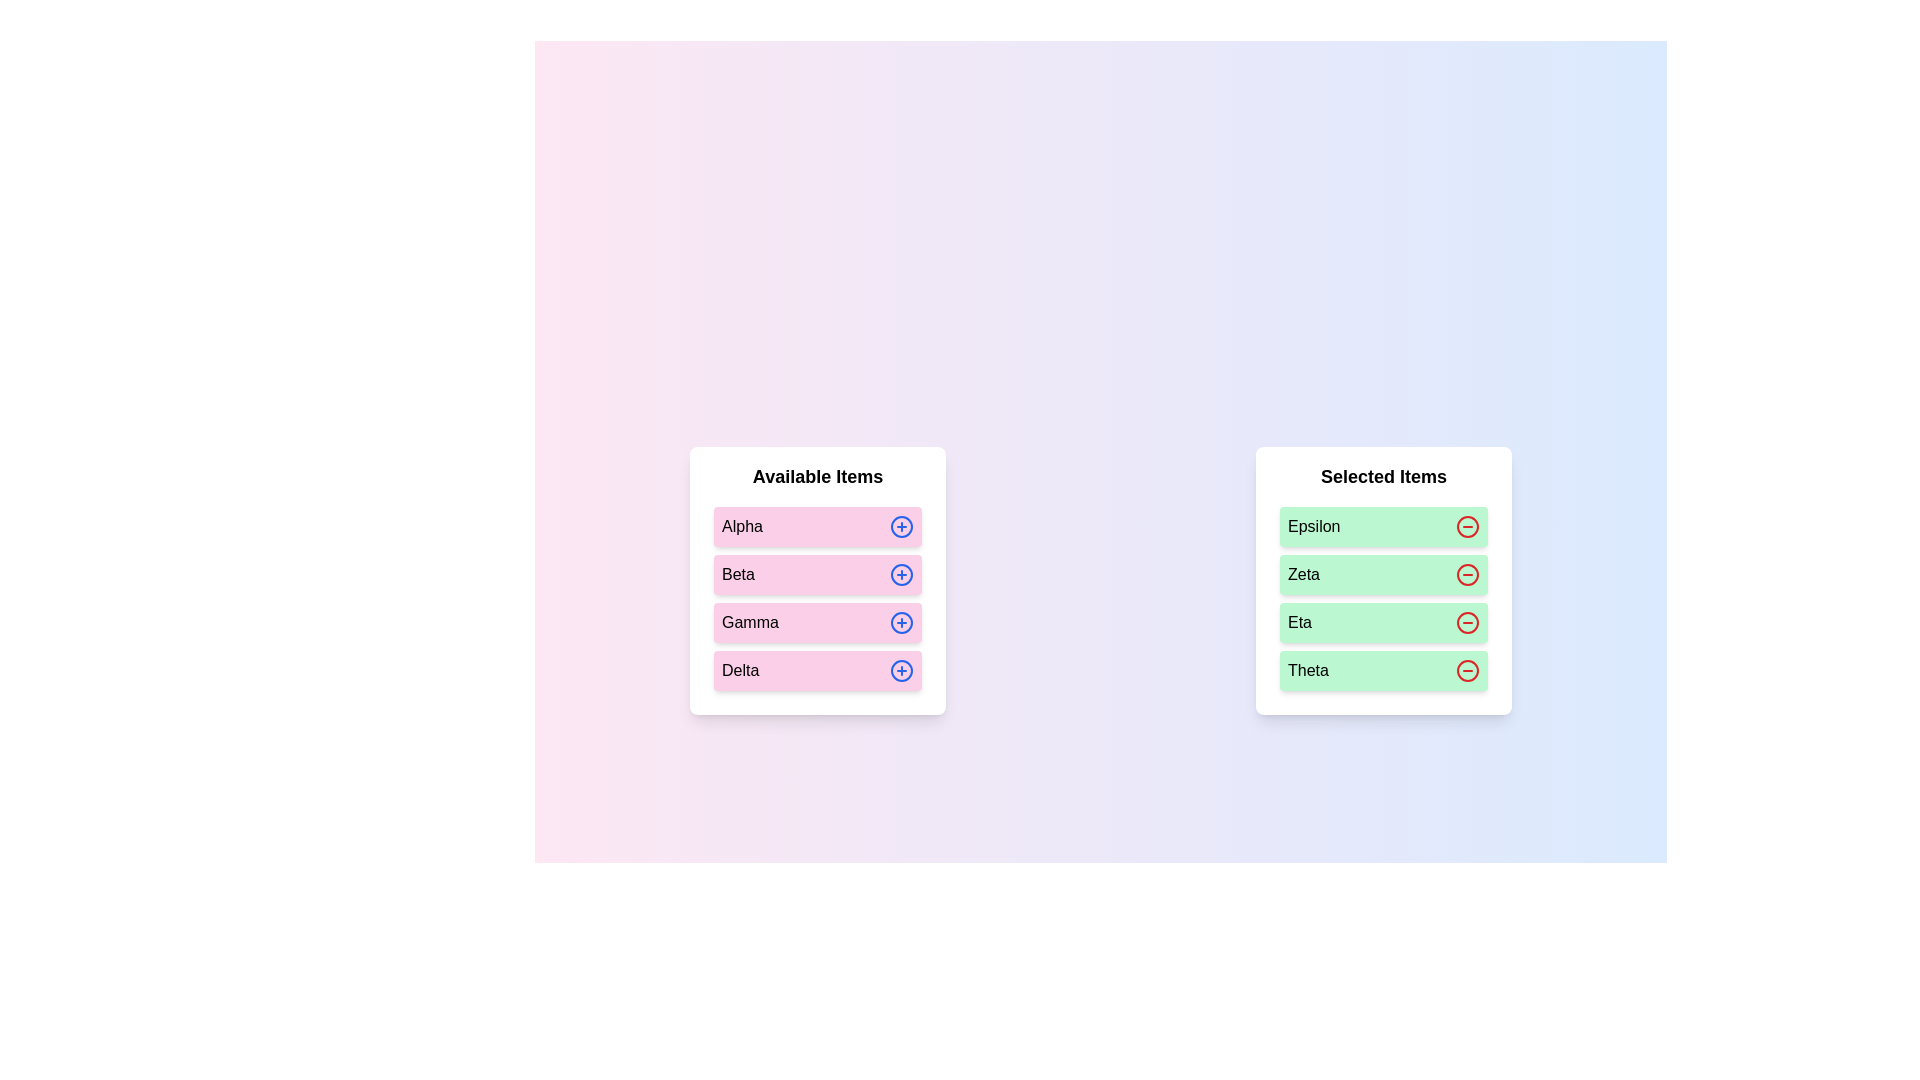 This screenshot has height=1080, width=1920. What do you see at coordinates (1468, 526) in the screenshot?
I see `the minus icon next to the item labeled Epsilon in the 'Selected Items' list to move it back to the 'Available Items' list` at bounding box center [1468, 526].